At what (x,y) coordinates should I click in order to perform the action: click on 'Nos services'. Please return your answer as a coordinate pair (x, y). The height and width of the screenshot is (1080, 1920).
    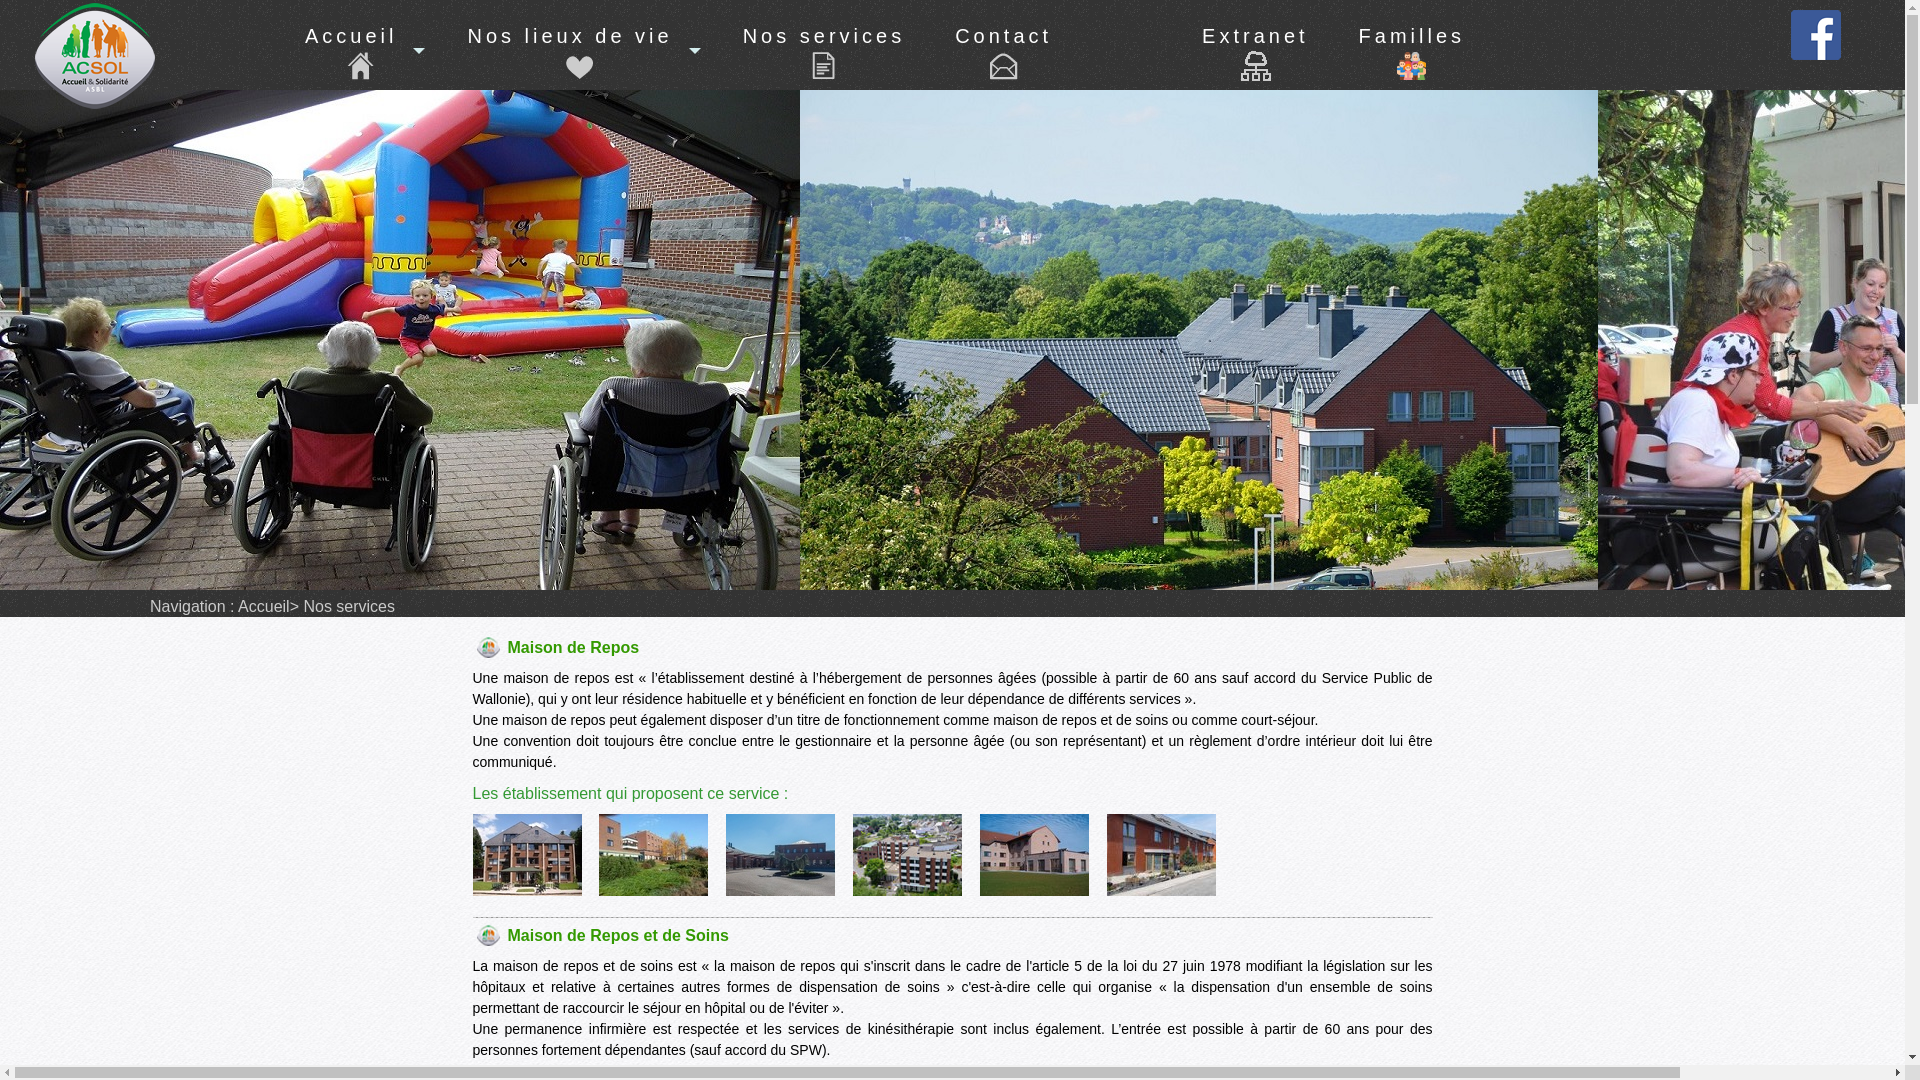
    Looking at the image, I should click on (297, 605).